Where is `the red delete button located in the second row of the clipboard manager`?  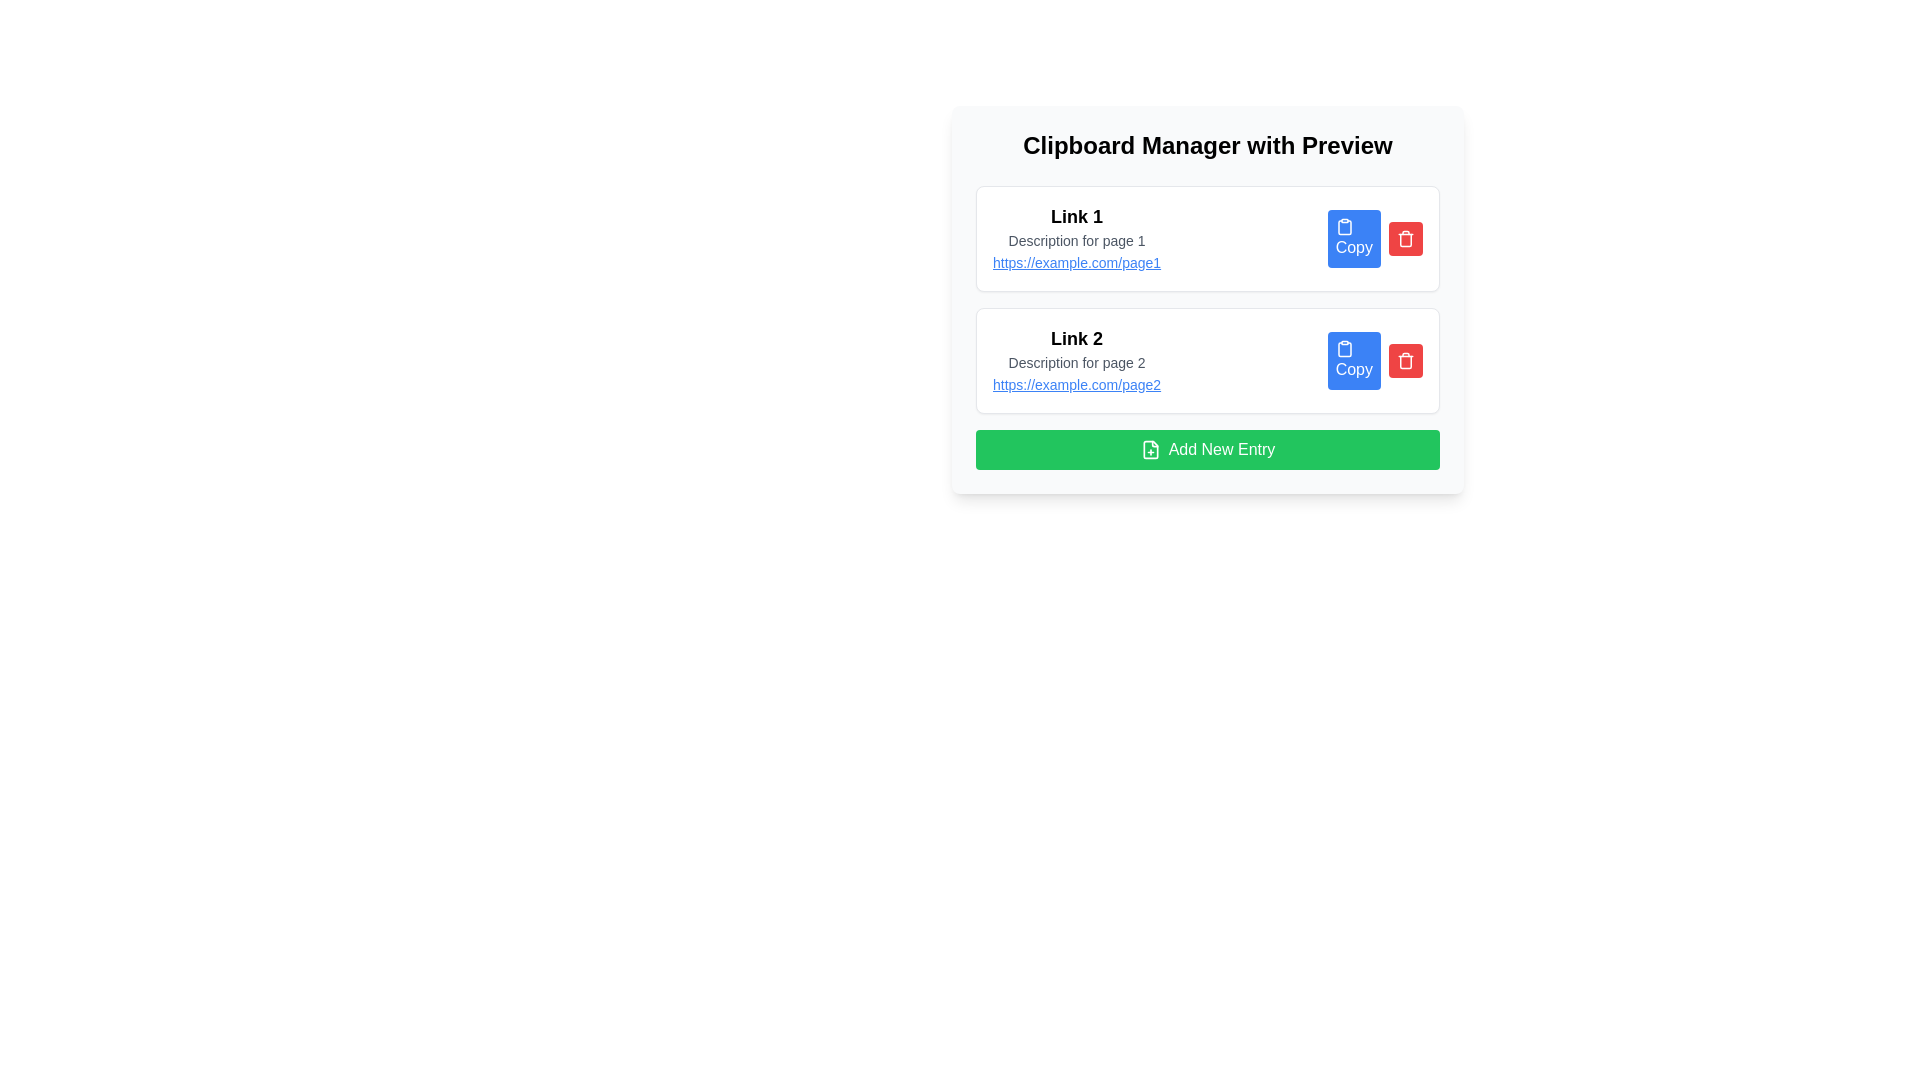 the red delete button located in the second row of the clipboard manager is located at coordinates (1405, 238).